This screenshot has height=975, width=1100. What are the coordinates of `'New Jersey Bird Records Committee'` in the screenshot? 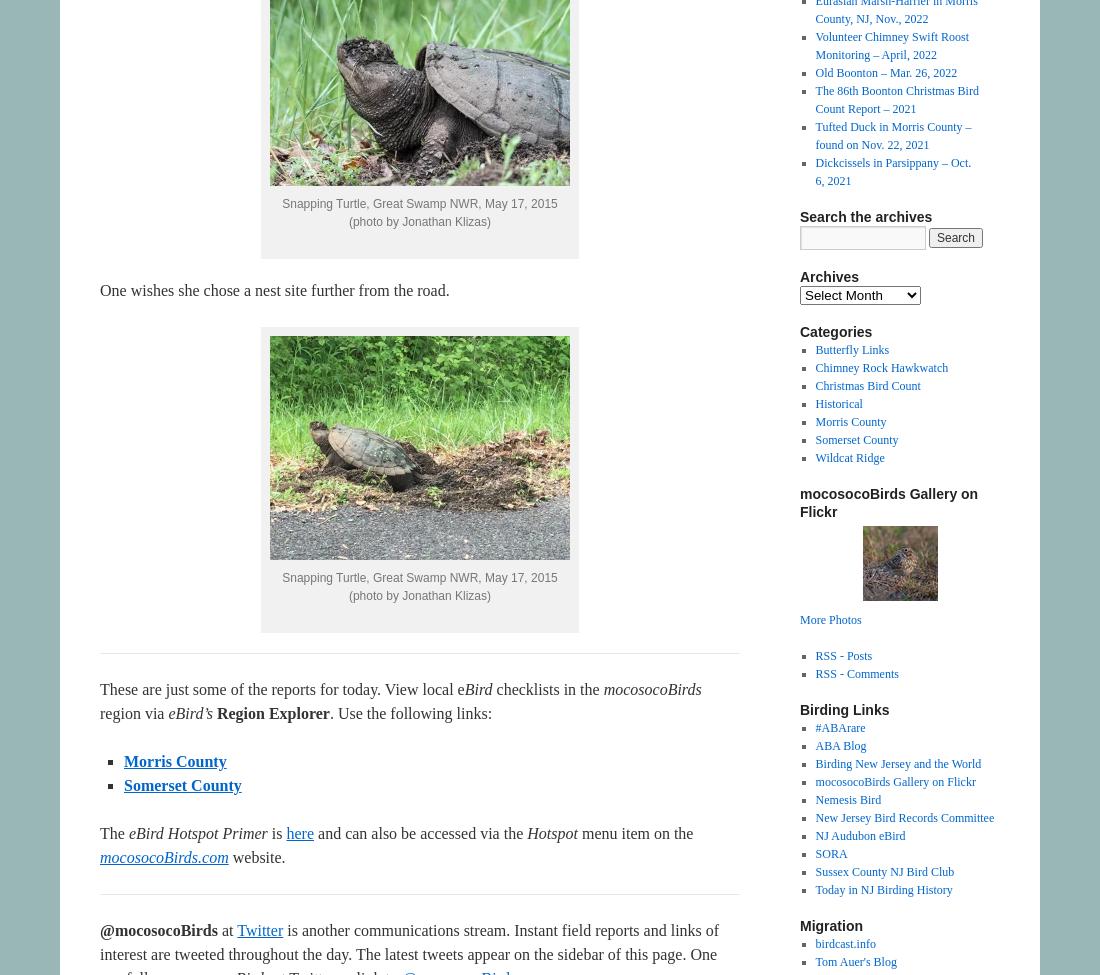 It's located at (814, 818).